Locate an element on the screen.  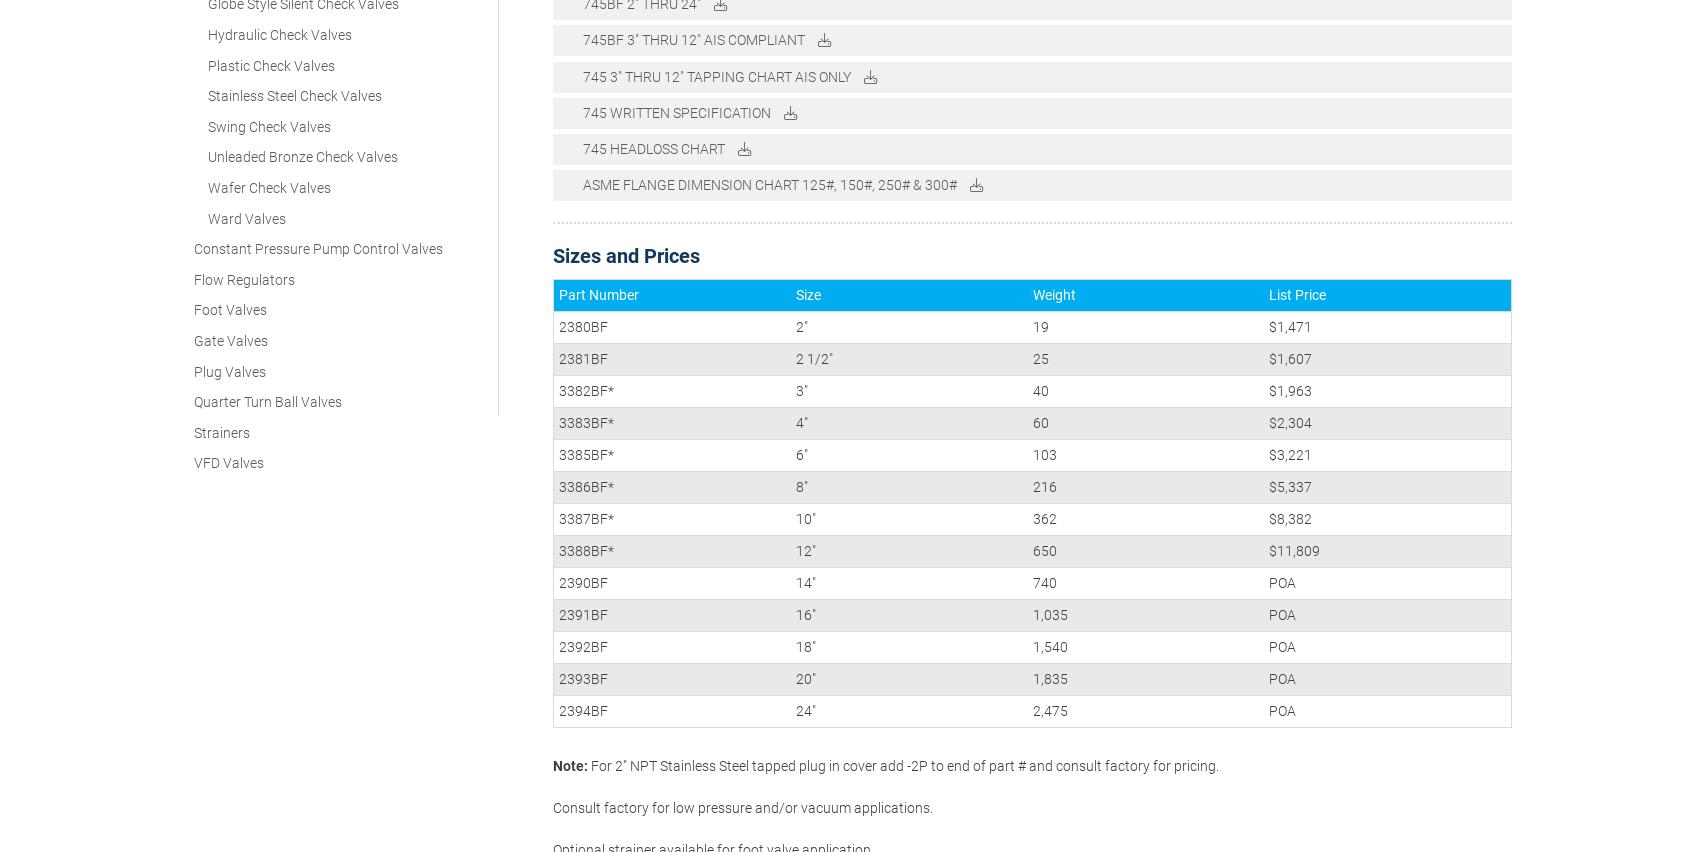
'Flow Regulating Valves' is located at coordinates (587, 679).